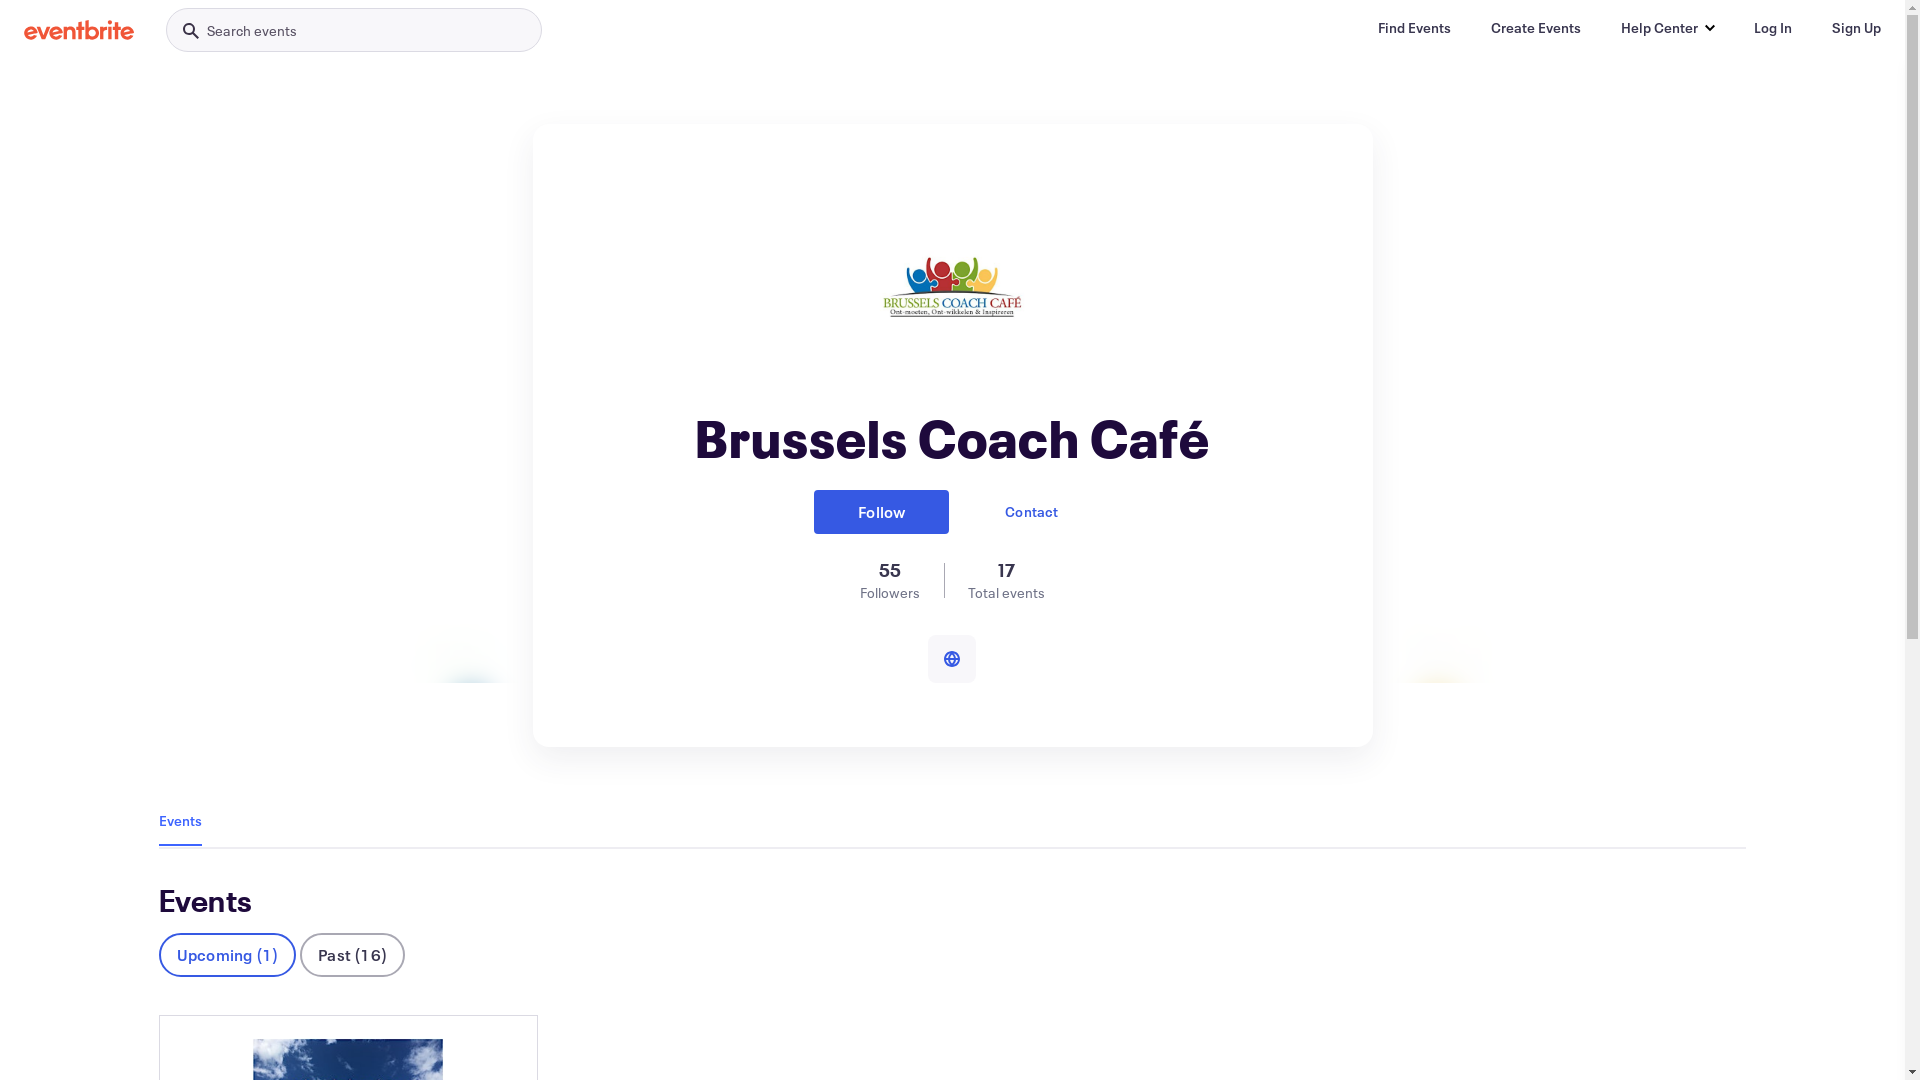 This screenshot has height=1080, width=1920. Describe the element at coordinates (24, 30) in the screenshot. I see `'Eventbrite'` at that location.